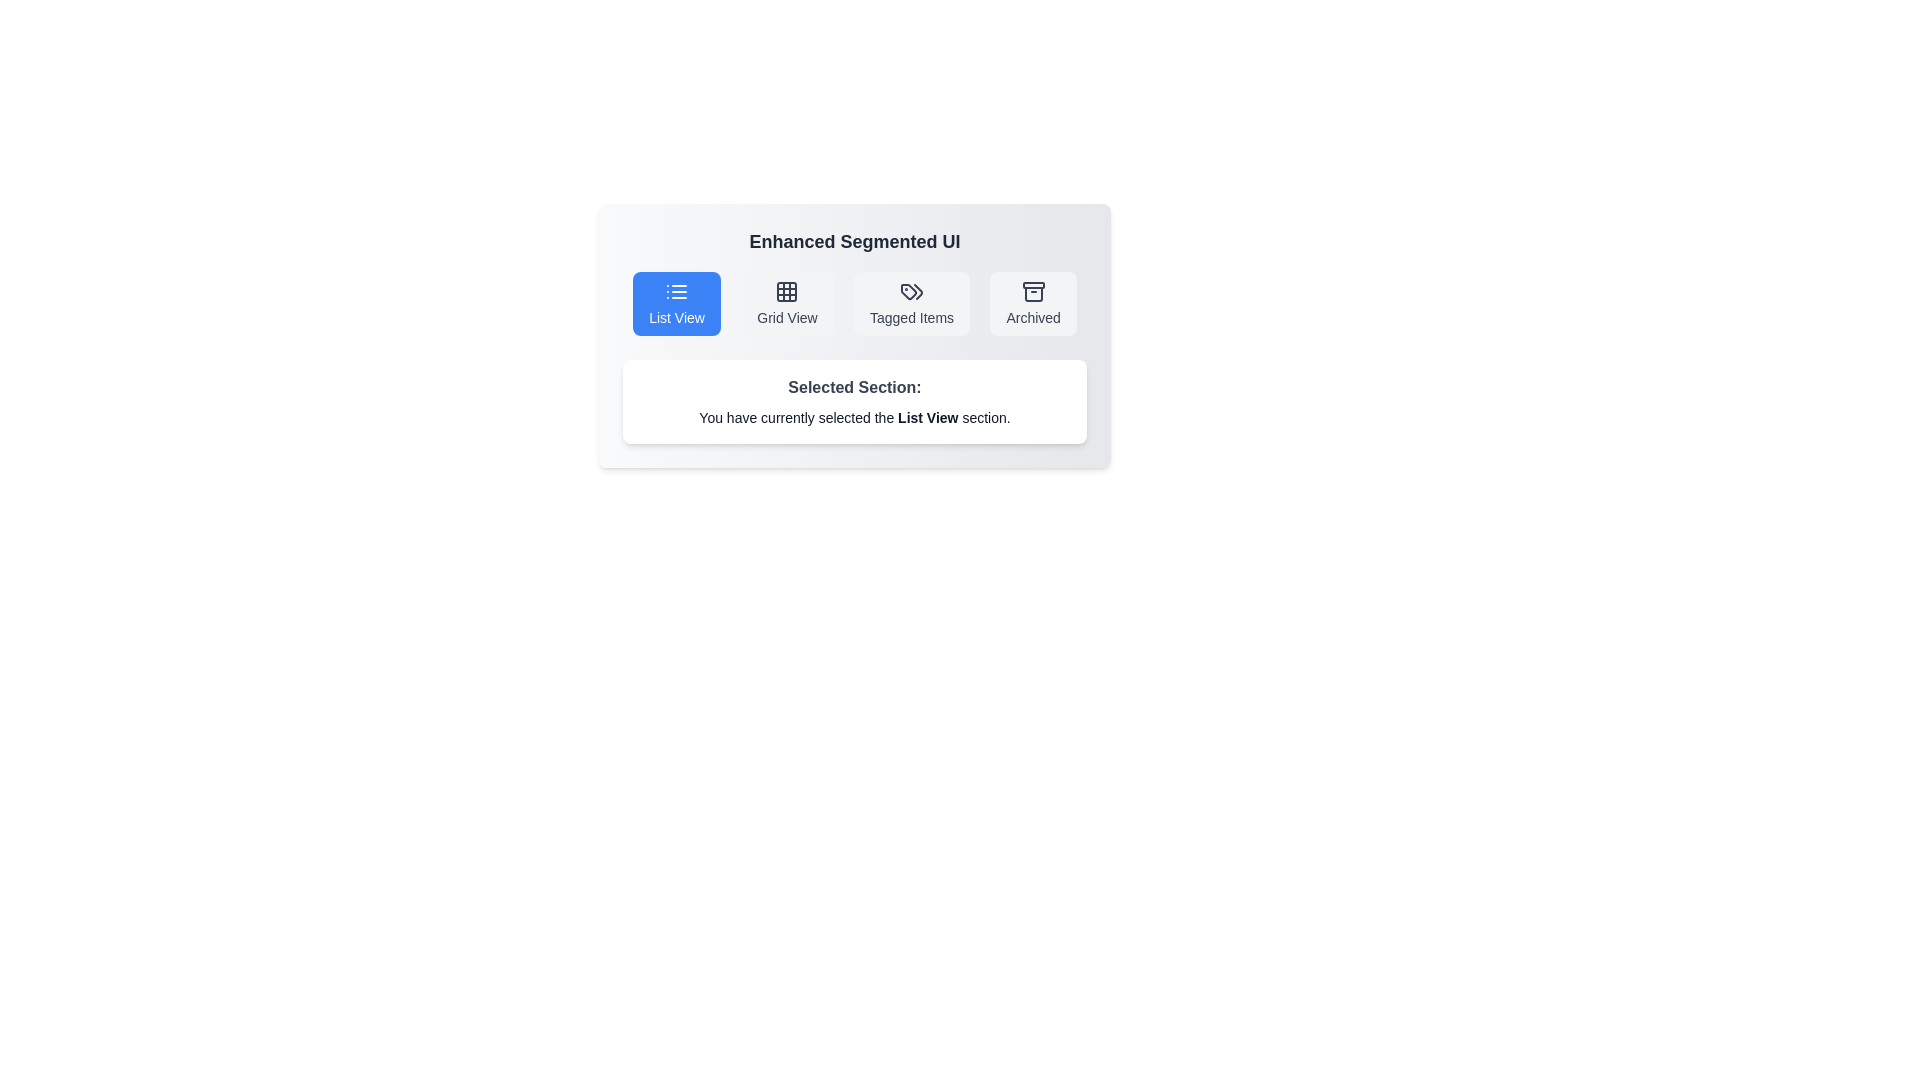 Image resolution: width=1920 pixels, height=1080 pixels. What do you see at coordinates (1033, 304) in the screenshot?
I see `the button with an icon and text combination that allows users` at bounding box center [1033, 304].